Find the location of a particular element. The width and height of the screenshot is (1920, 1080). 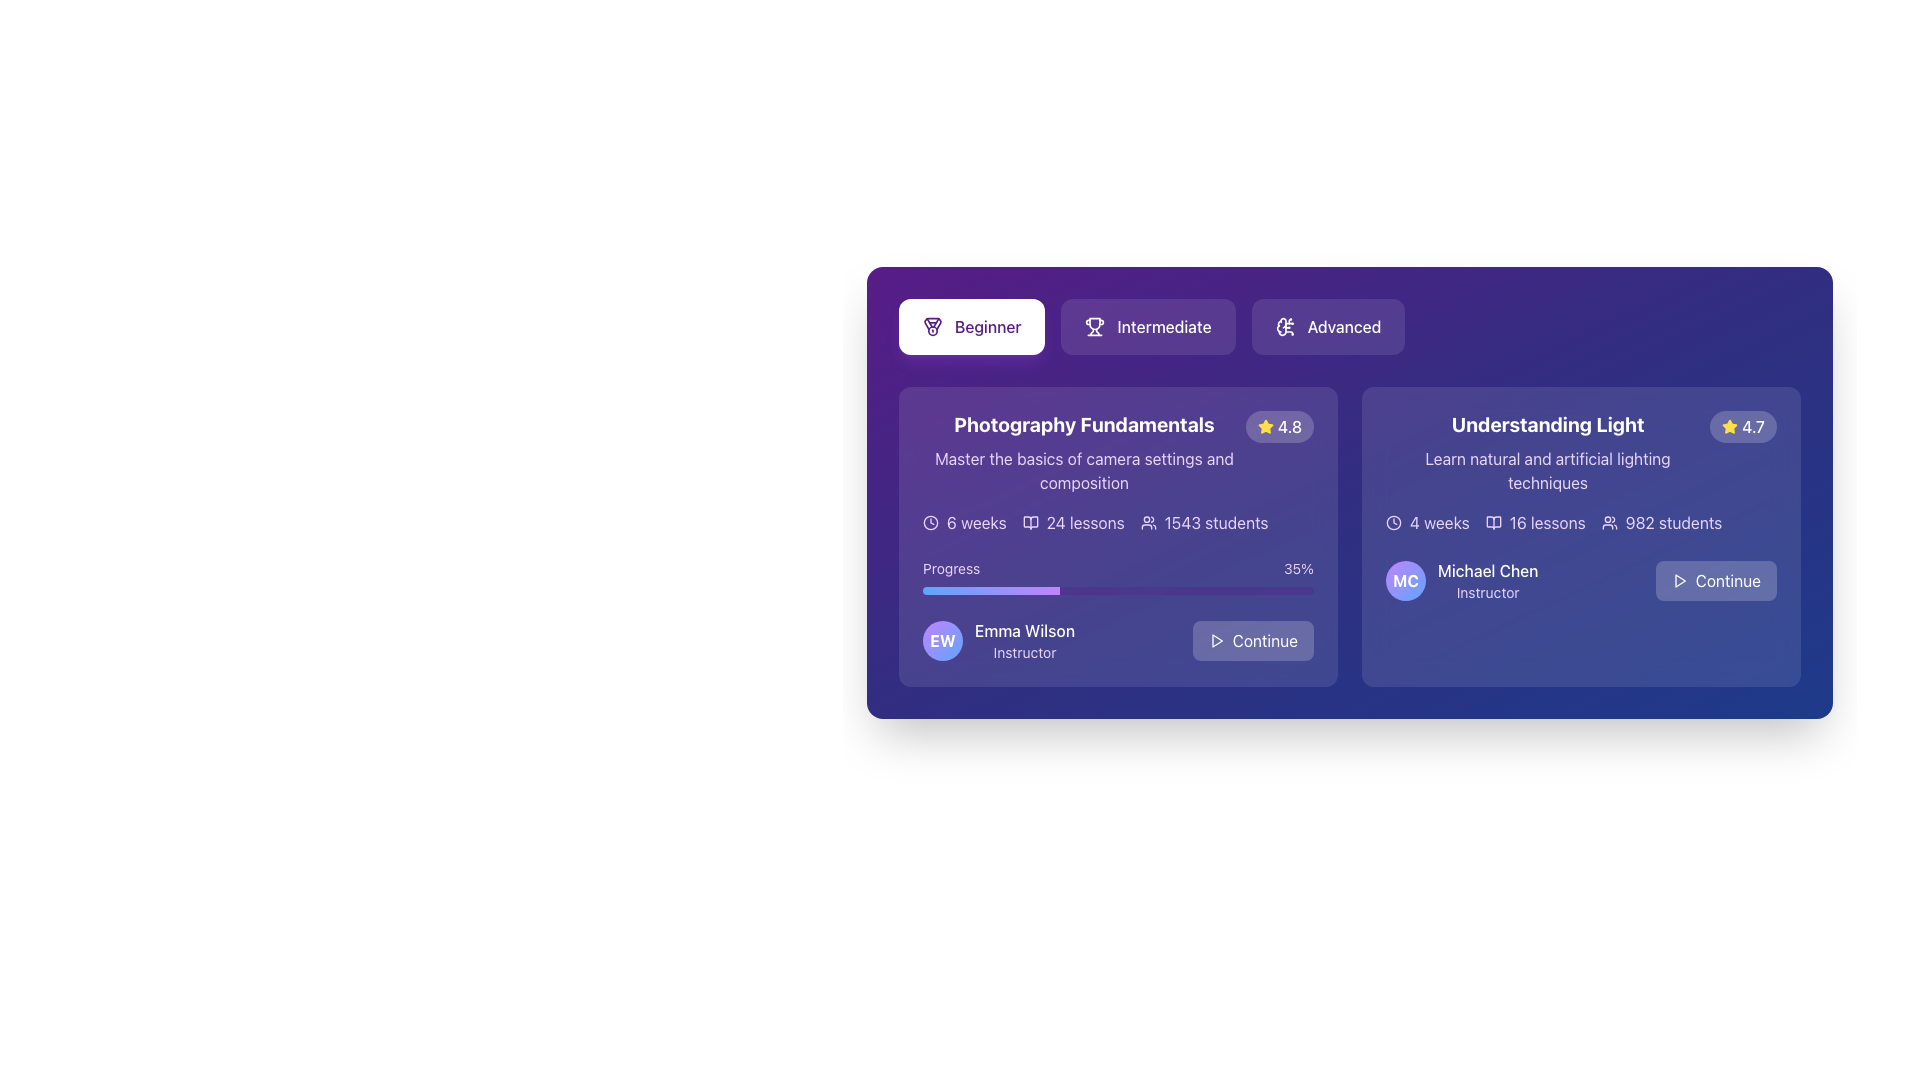

the bold text heading 'Understanding Light' which is styled with a white font color and is located at the top of the right card in the layout is located at coordinates (1547, 423).